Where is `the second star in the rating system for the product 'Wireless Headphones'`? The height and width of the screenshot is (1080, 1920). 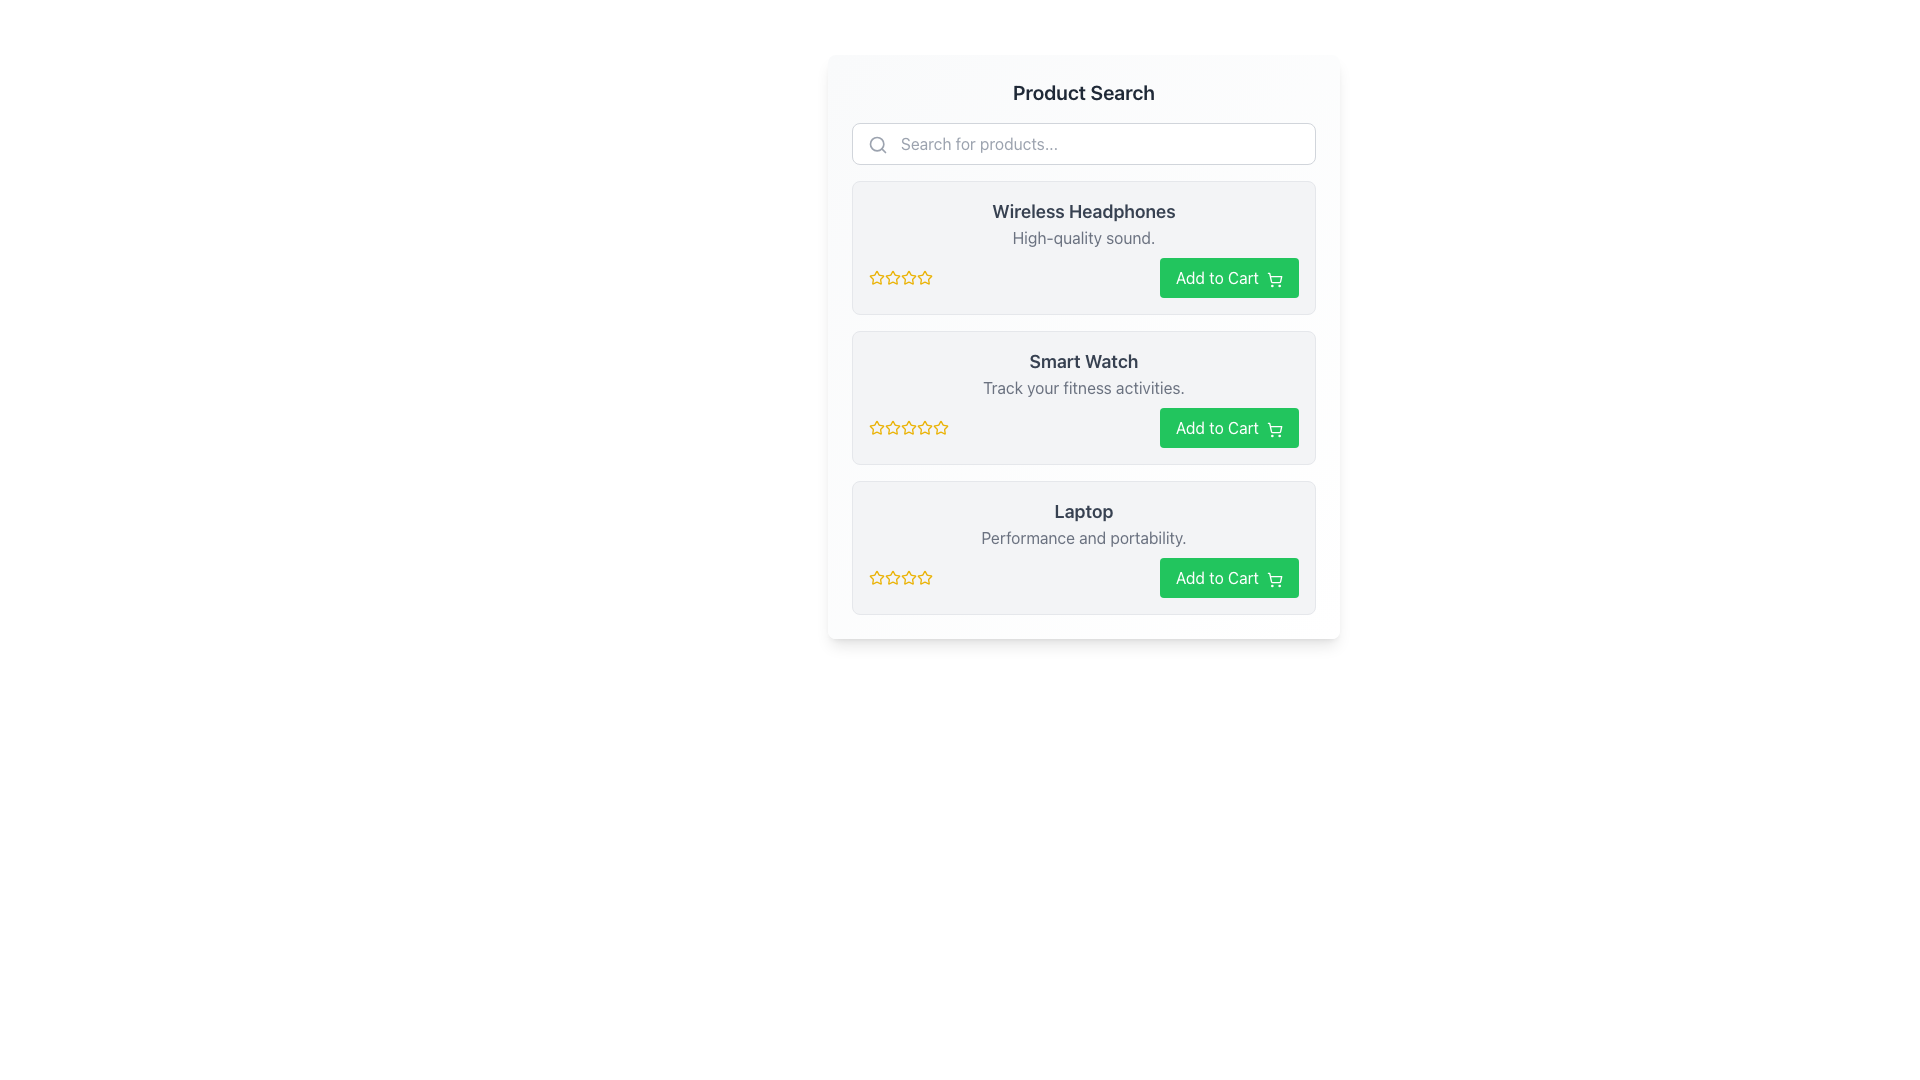 the second star in the rating system for the product 'Wireless Headphones' is located at coordinates (891, 277).